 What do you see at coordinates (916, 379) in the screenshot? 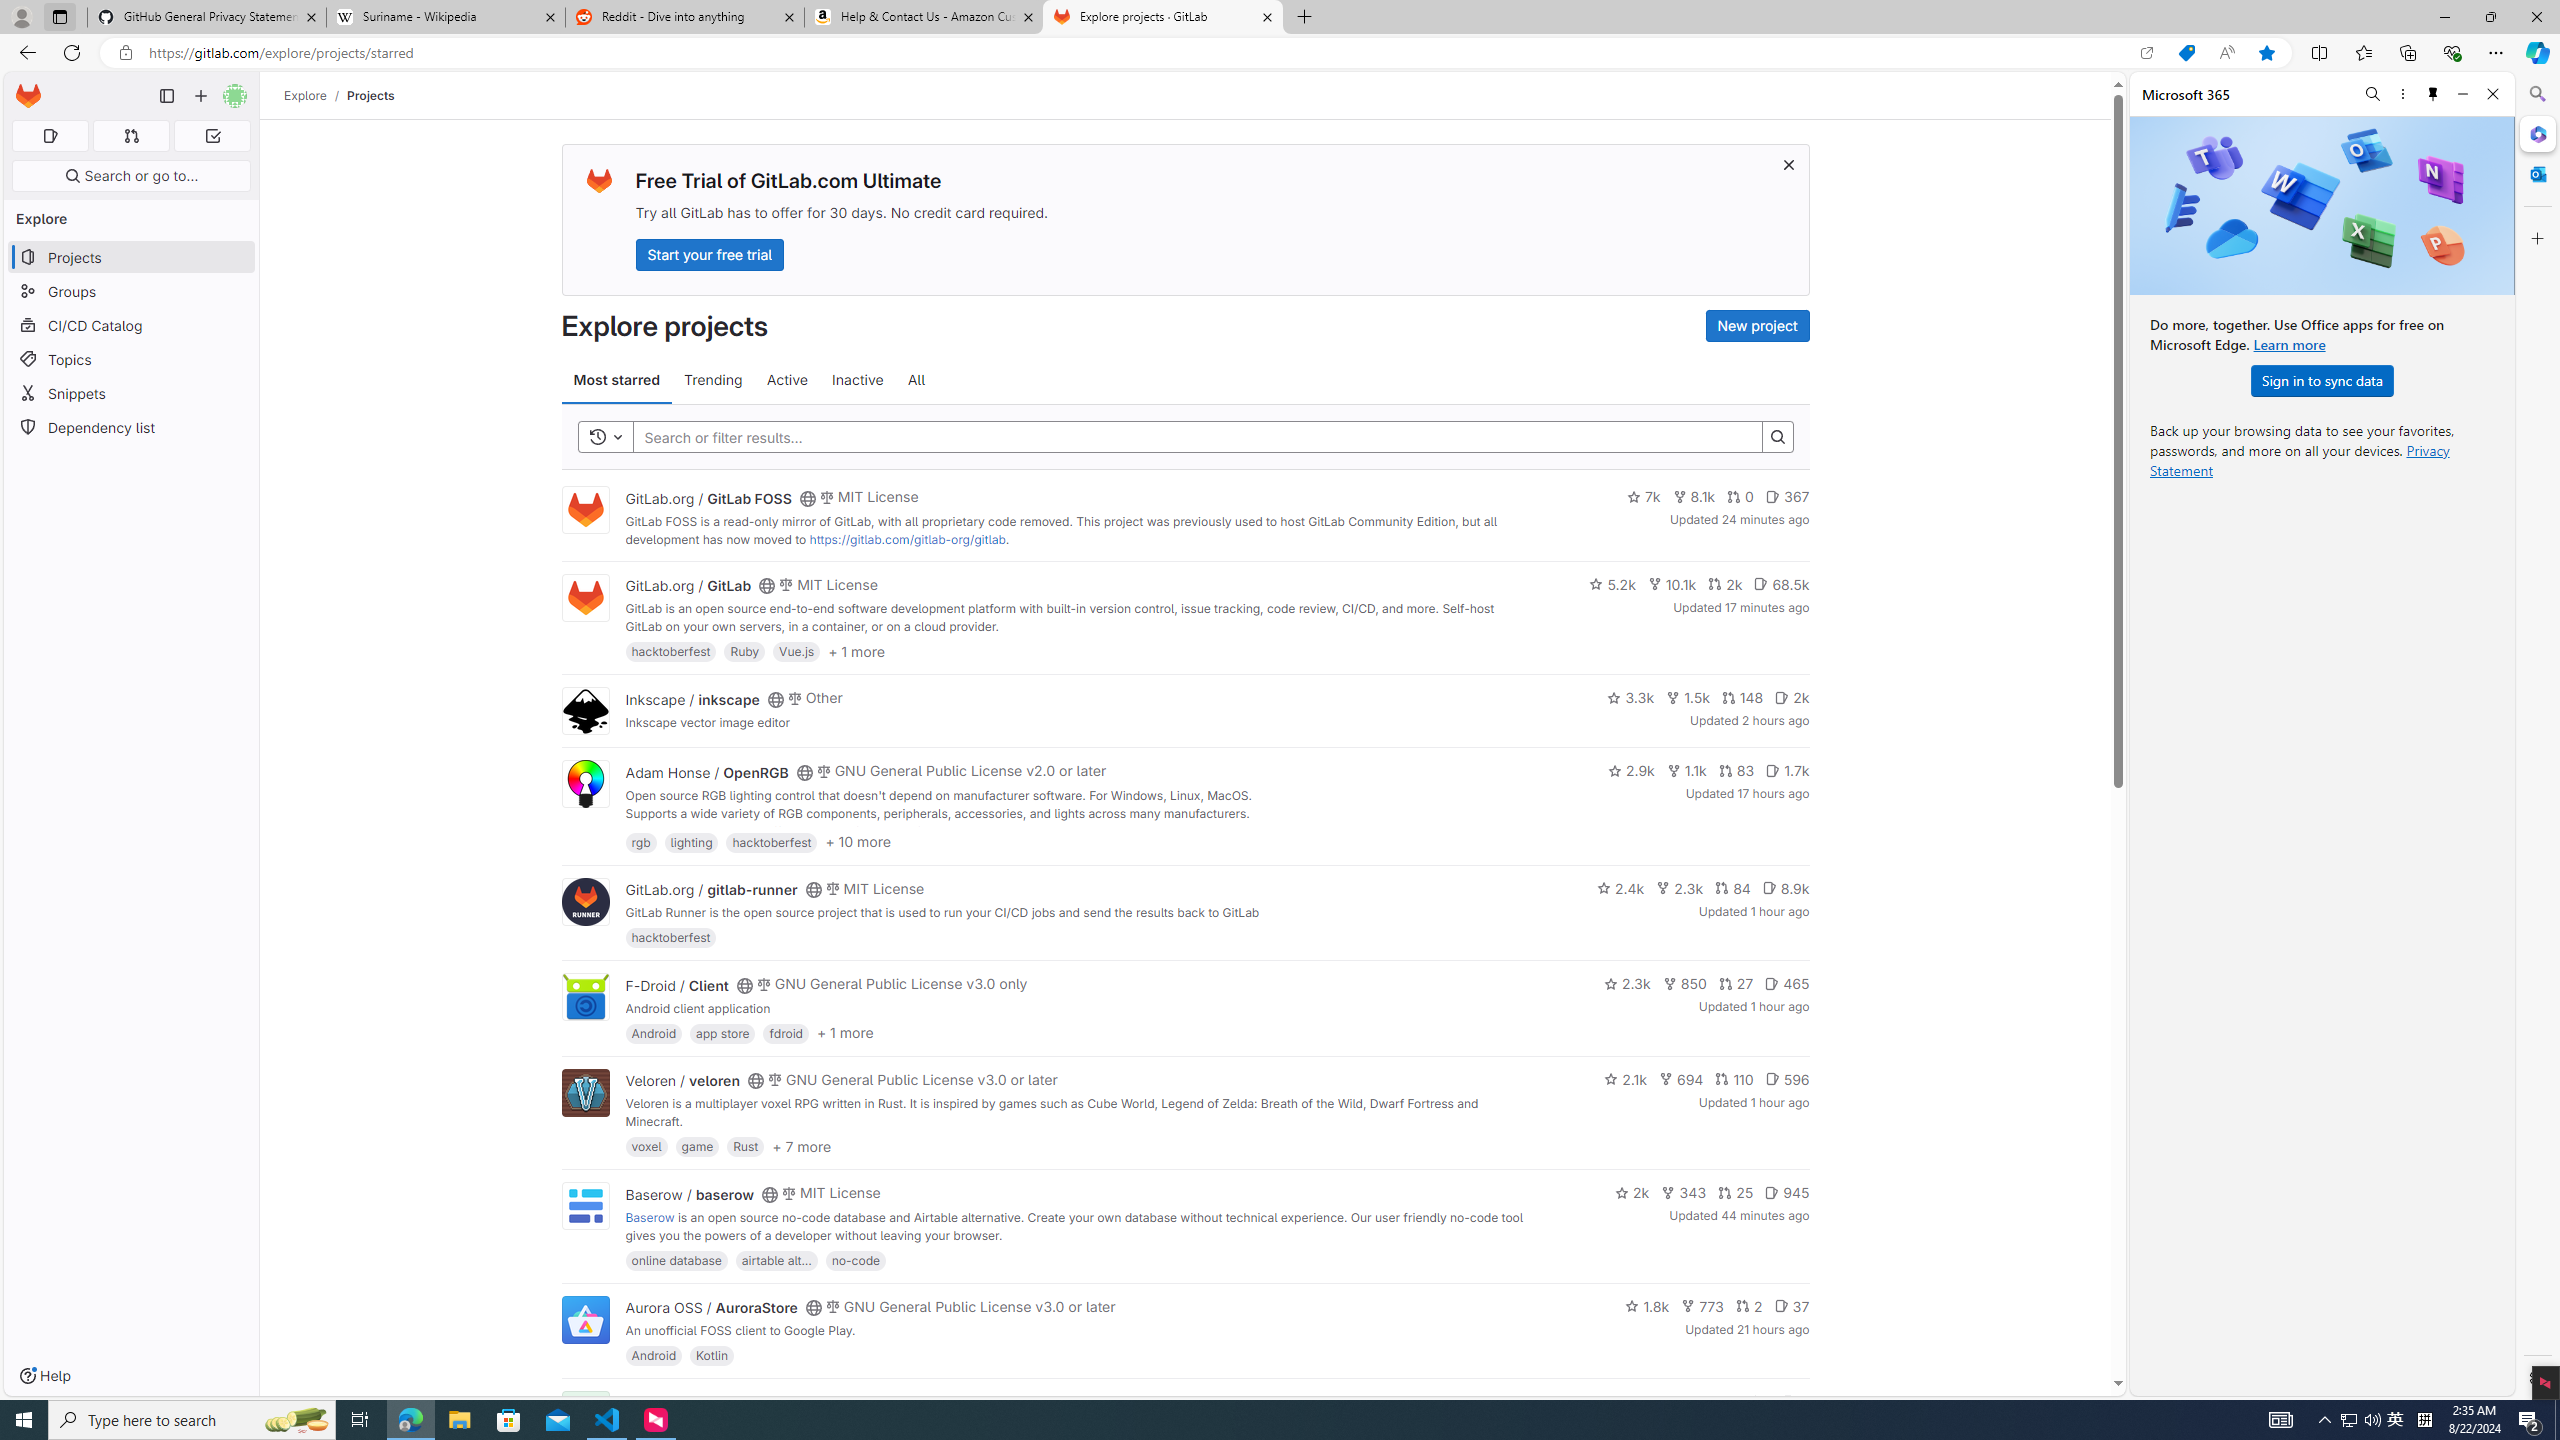
I see `'All'` at bounding box center [916, 379].